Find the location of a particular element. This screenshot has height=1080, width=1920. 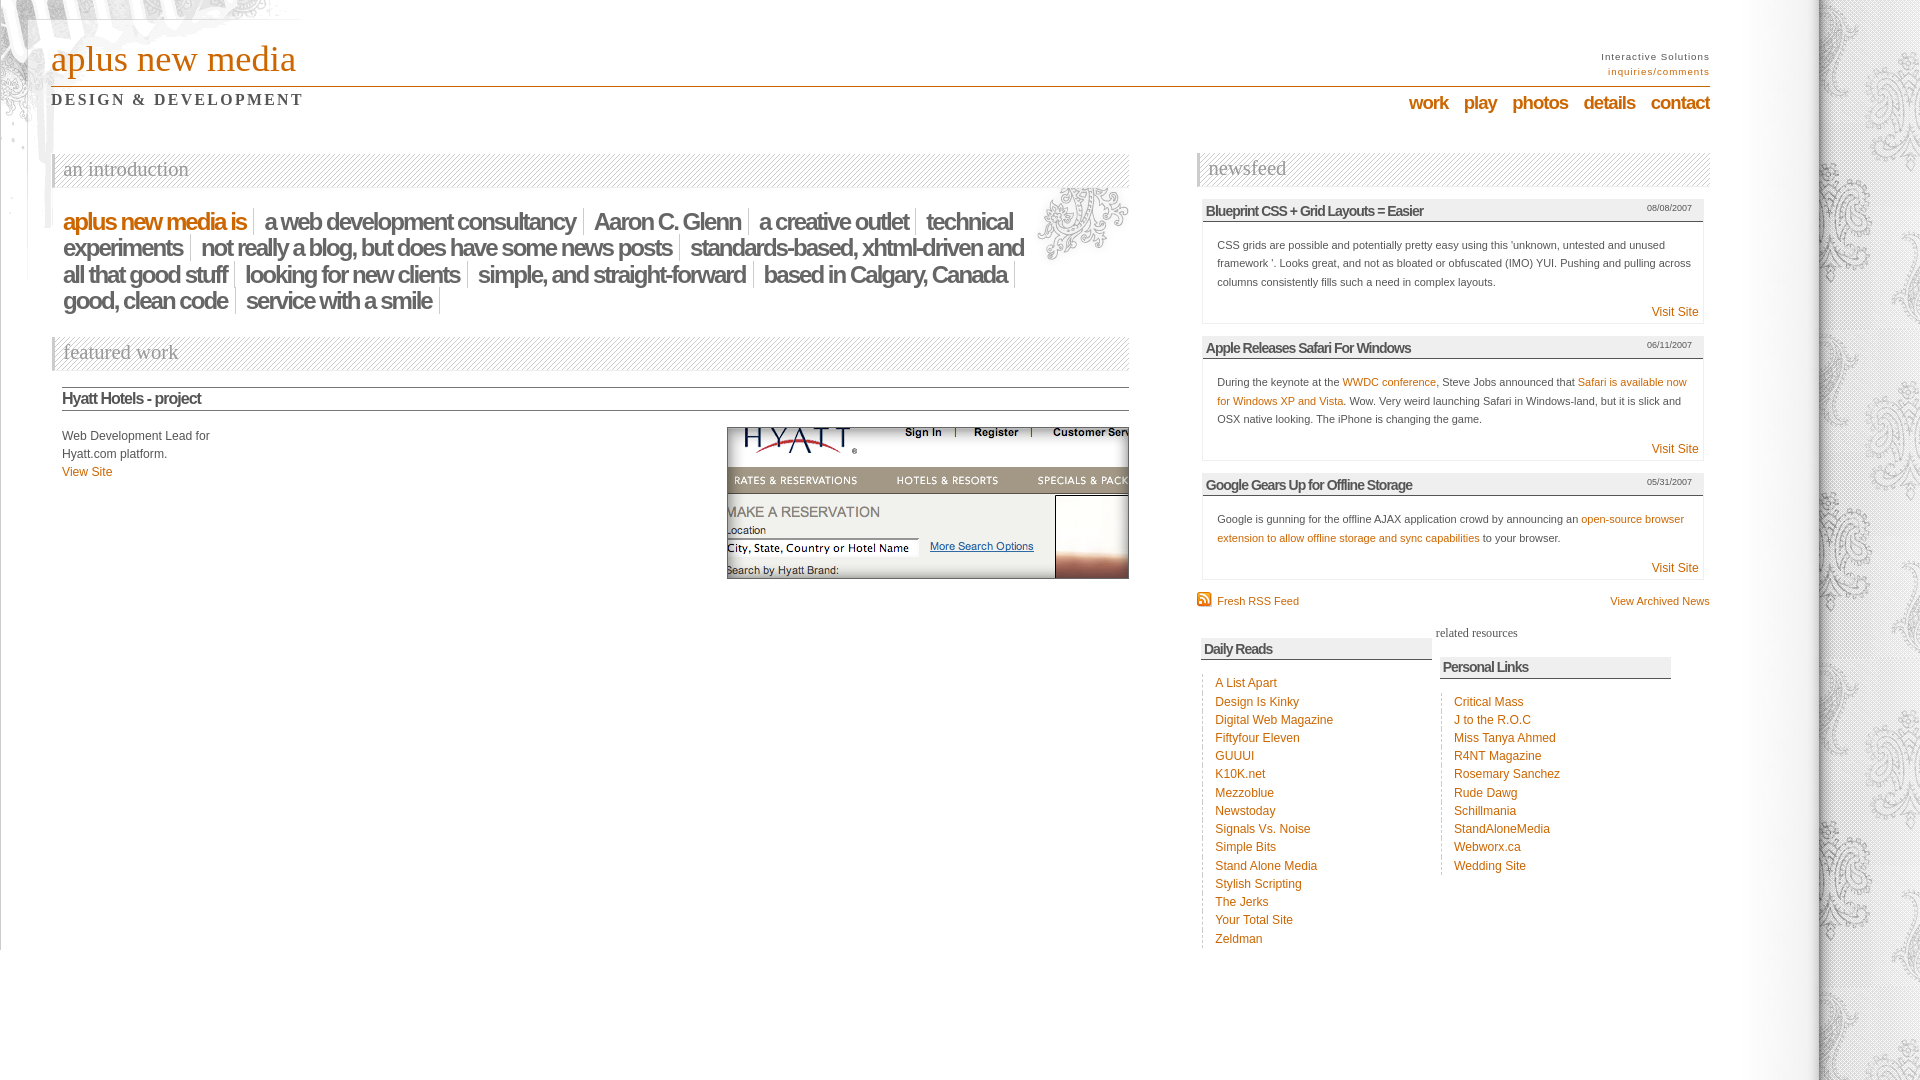

'A List Apart' is located at coordinates (1316, 681).